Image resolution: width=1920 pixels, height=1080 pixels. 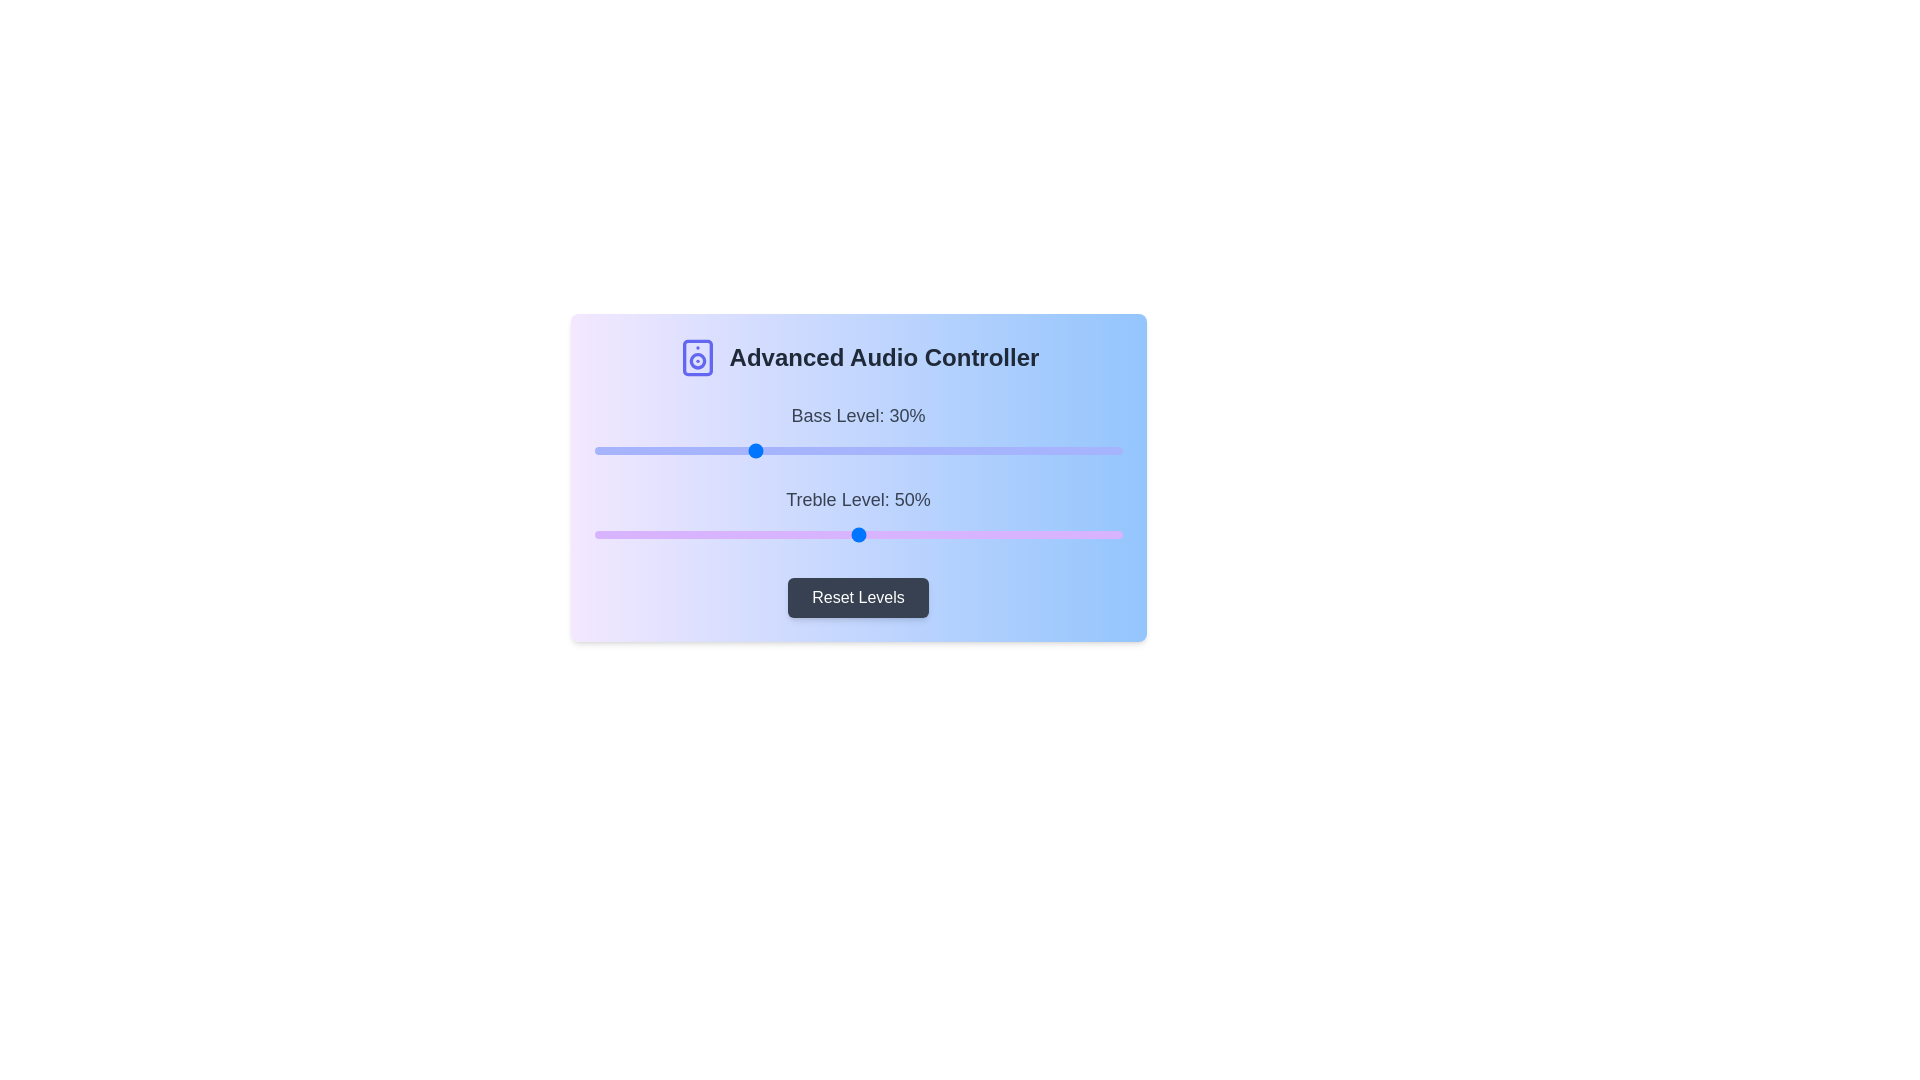 I want to click on the 0 slider to 63%, so click(x=926, y=451).